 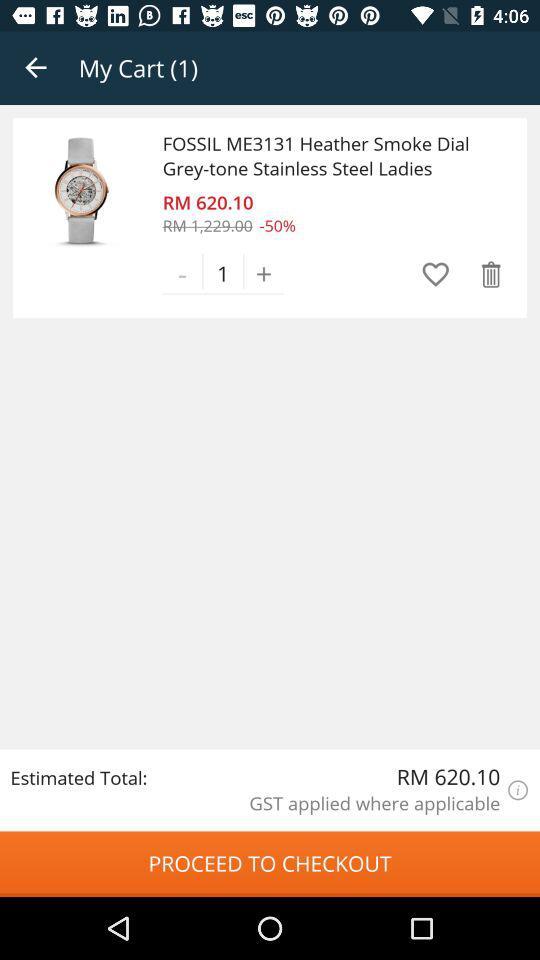 What do you see at coordinates (81, 190) in the screenshot?
I see `item next to the fossil me3131 heather icon` at bounding box center [81, 190].